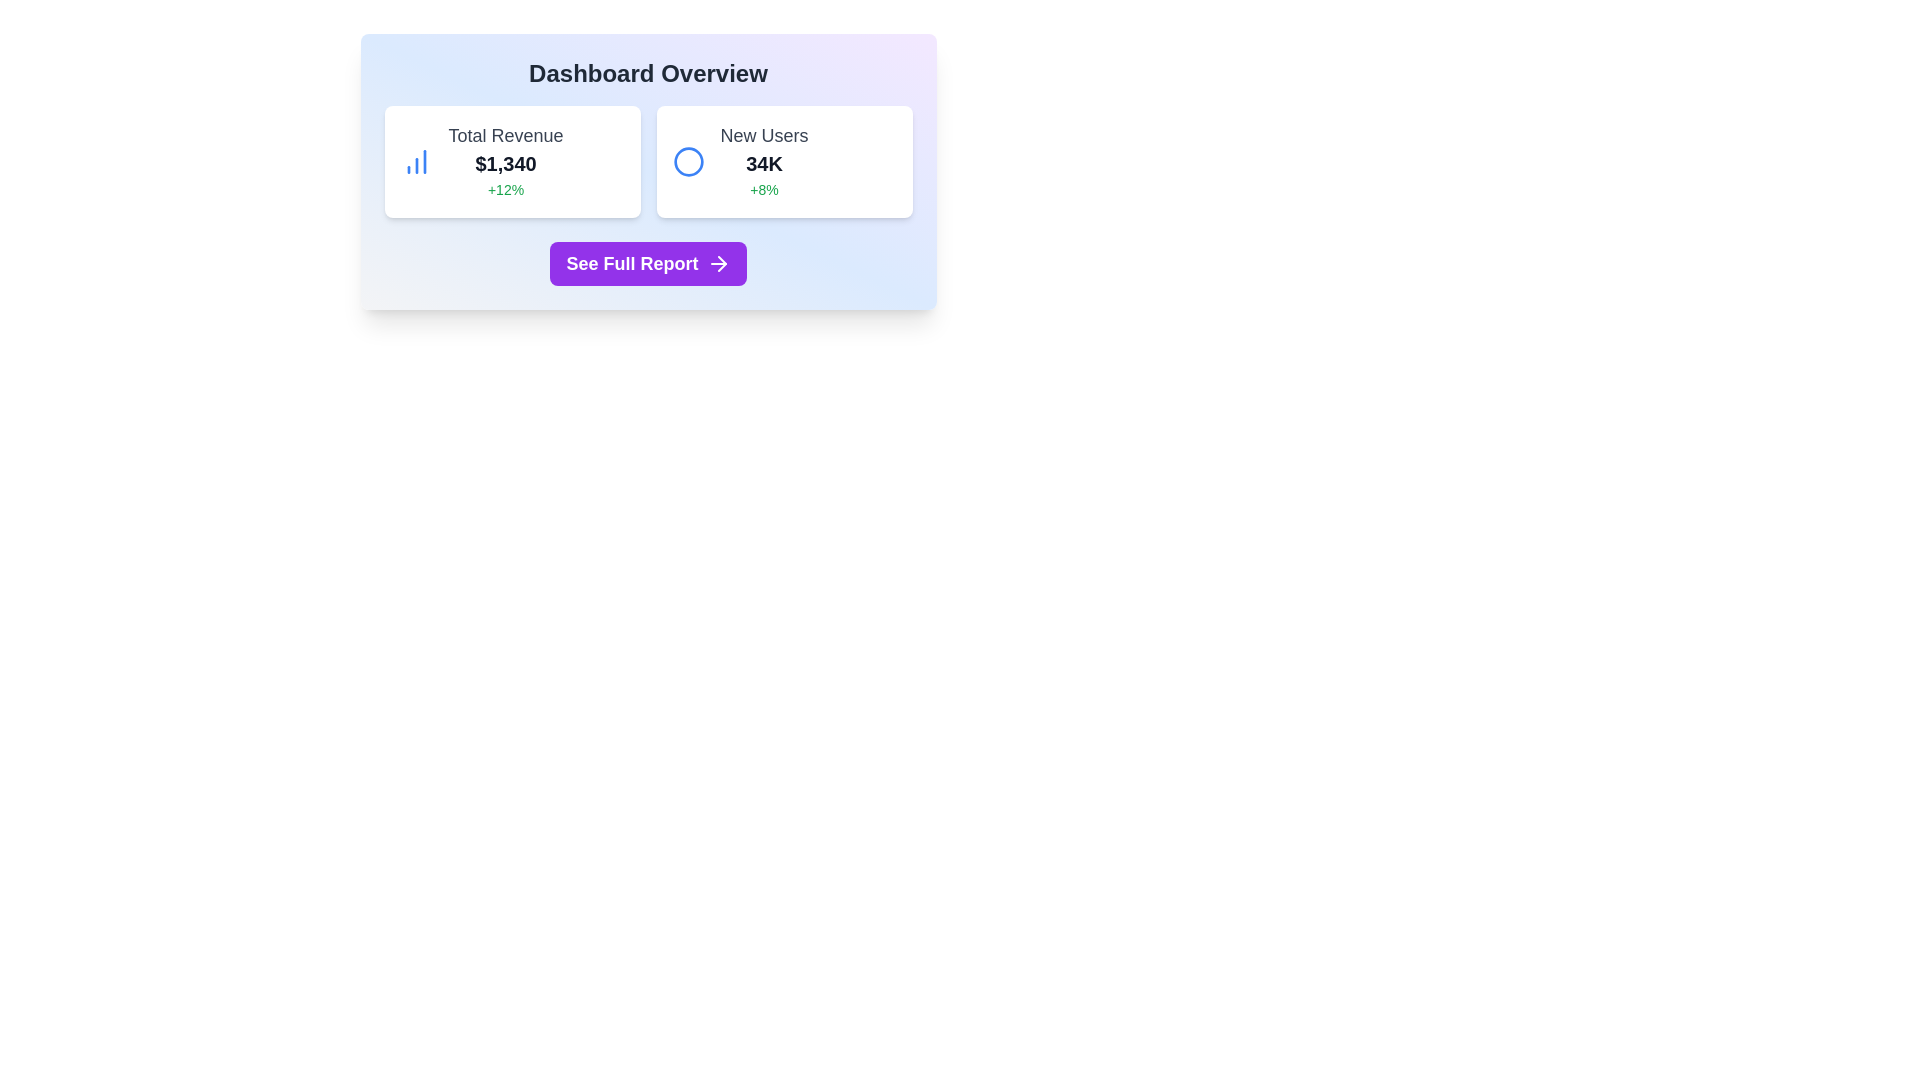  Describe the element at coordinates (688, 161) in the screenshot. I see `the SVG Circle element with a blue outline representing new users in the dashboard overview section` at that location.